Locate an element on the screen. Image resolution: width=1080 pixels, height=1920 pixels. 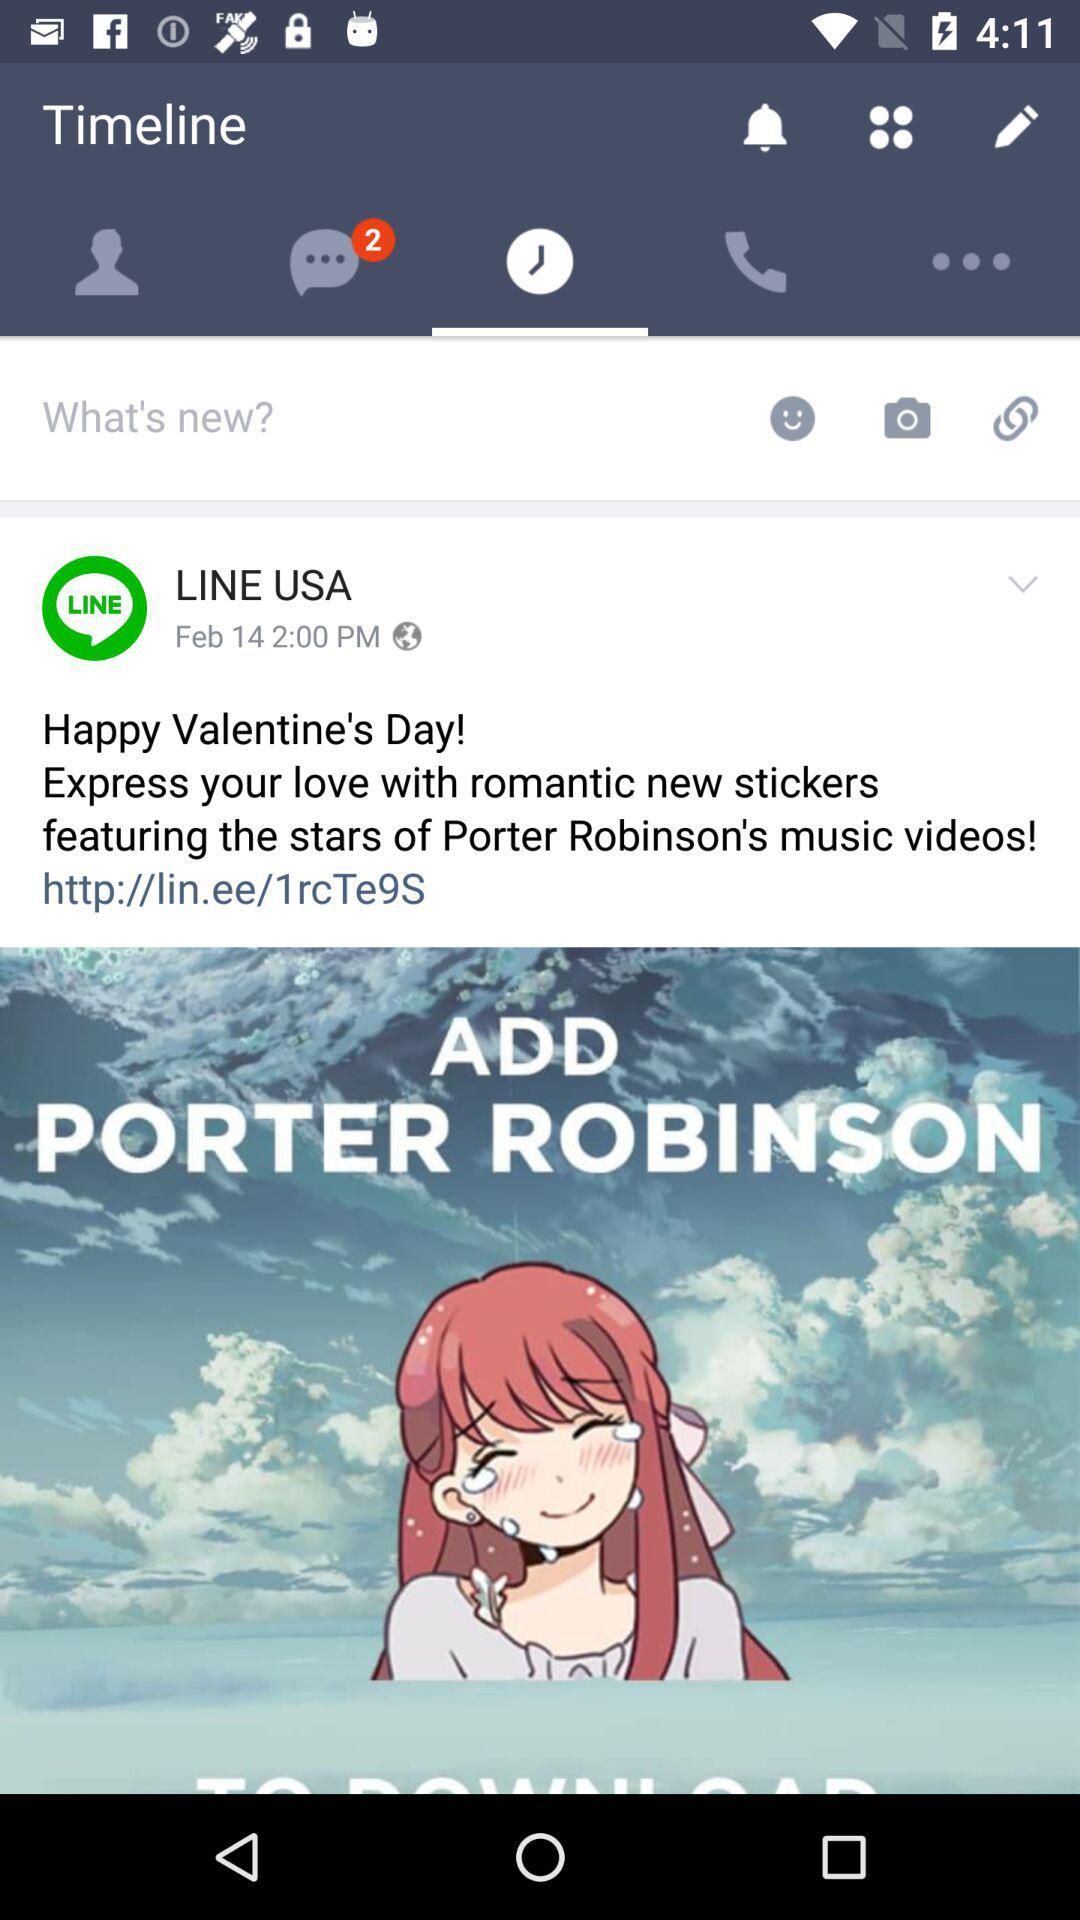
the avatar icon is located at coordinates (108, 261).